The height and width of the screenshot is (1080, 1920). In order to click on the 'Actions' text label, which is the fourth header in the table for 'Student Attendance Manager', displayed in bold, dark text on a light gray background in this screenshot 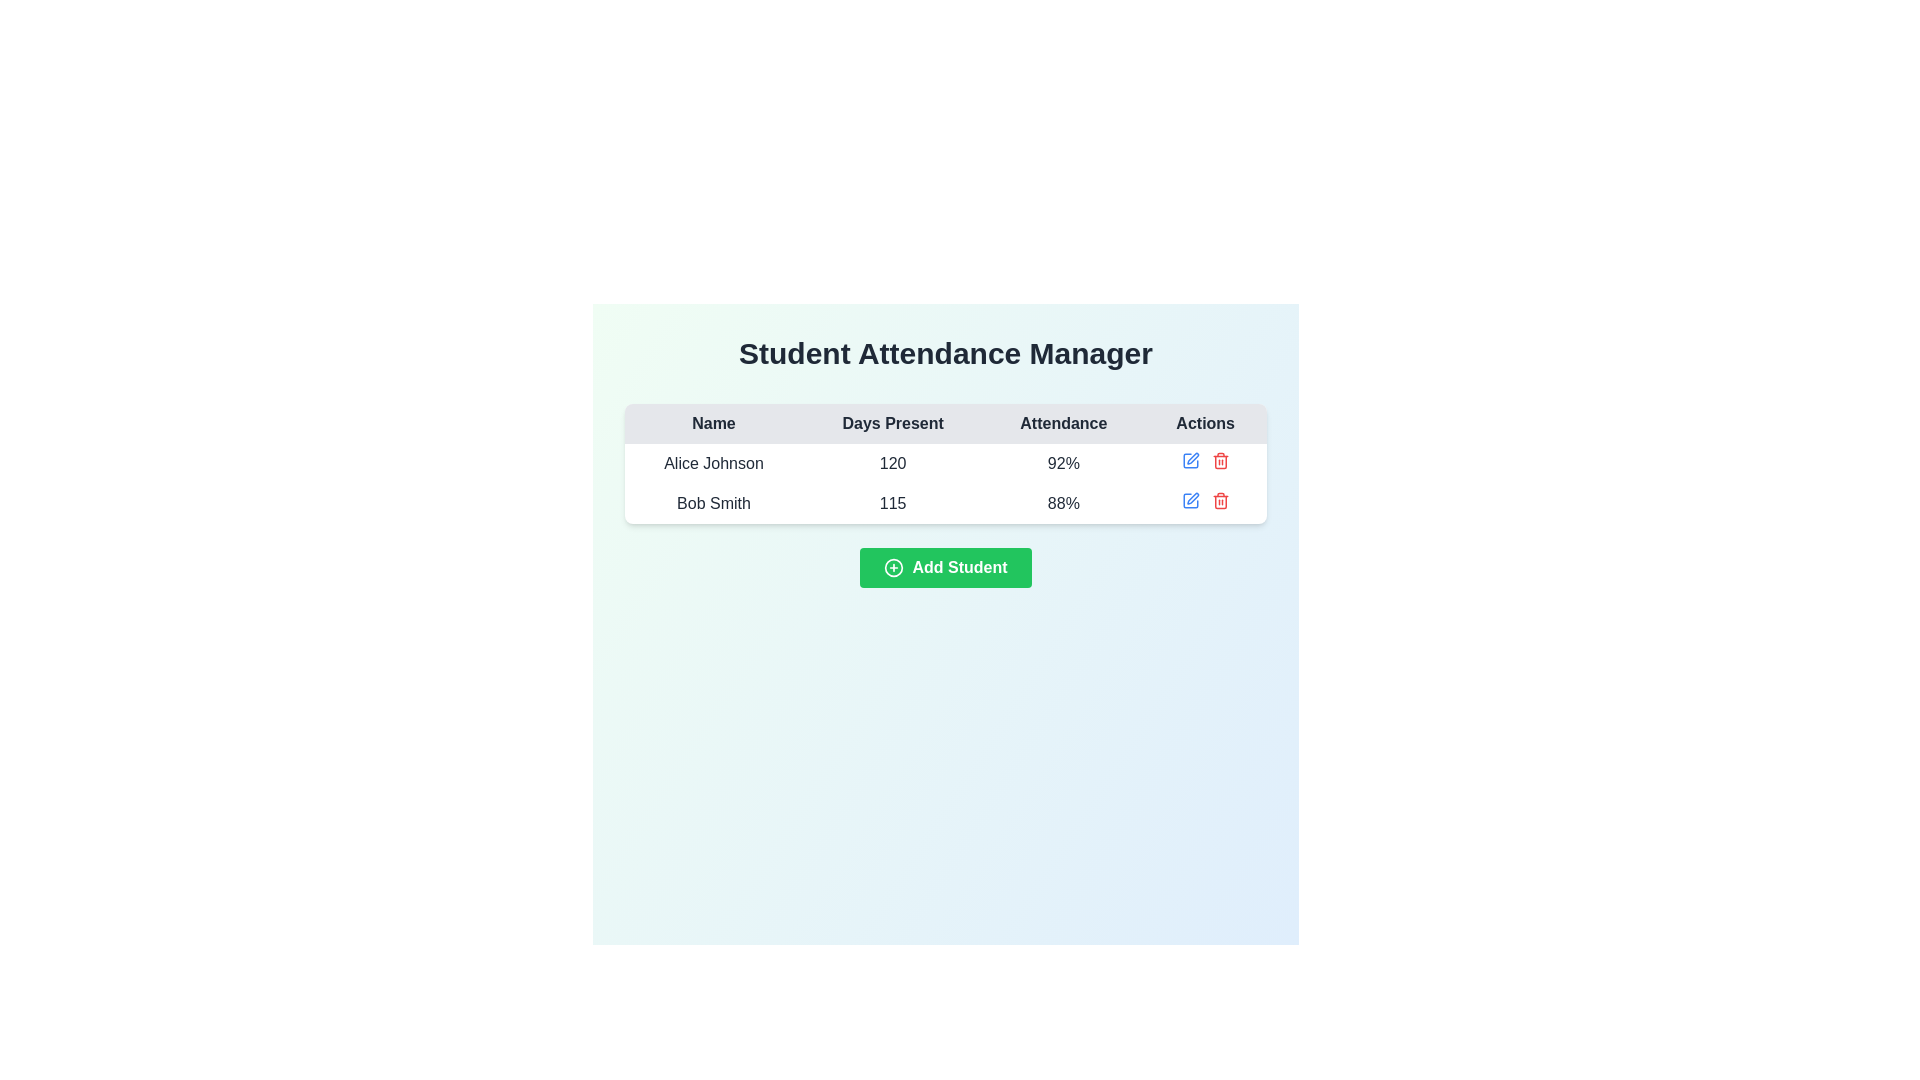, I will do `click(1204, 423)`.